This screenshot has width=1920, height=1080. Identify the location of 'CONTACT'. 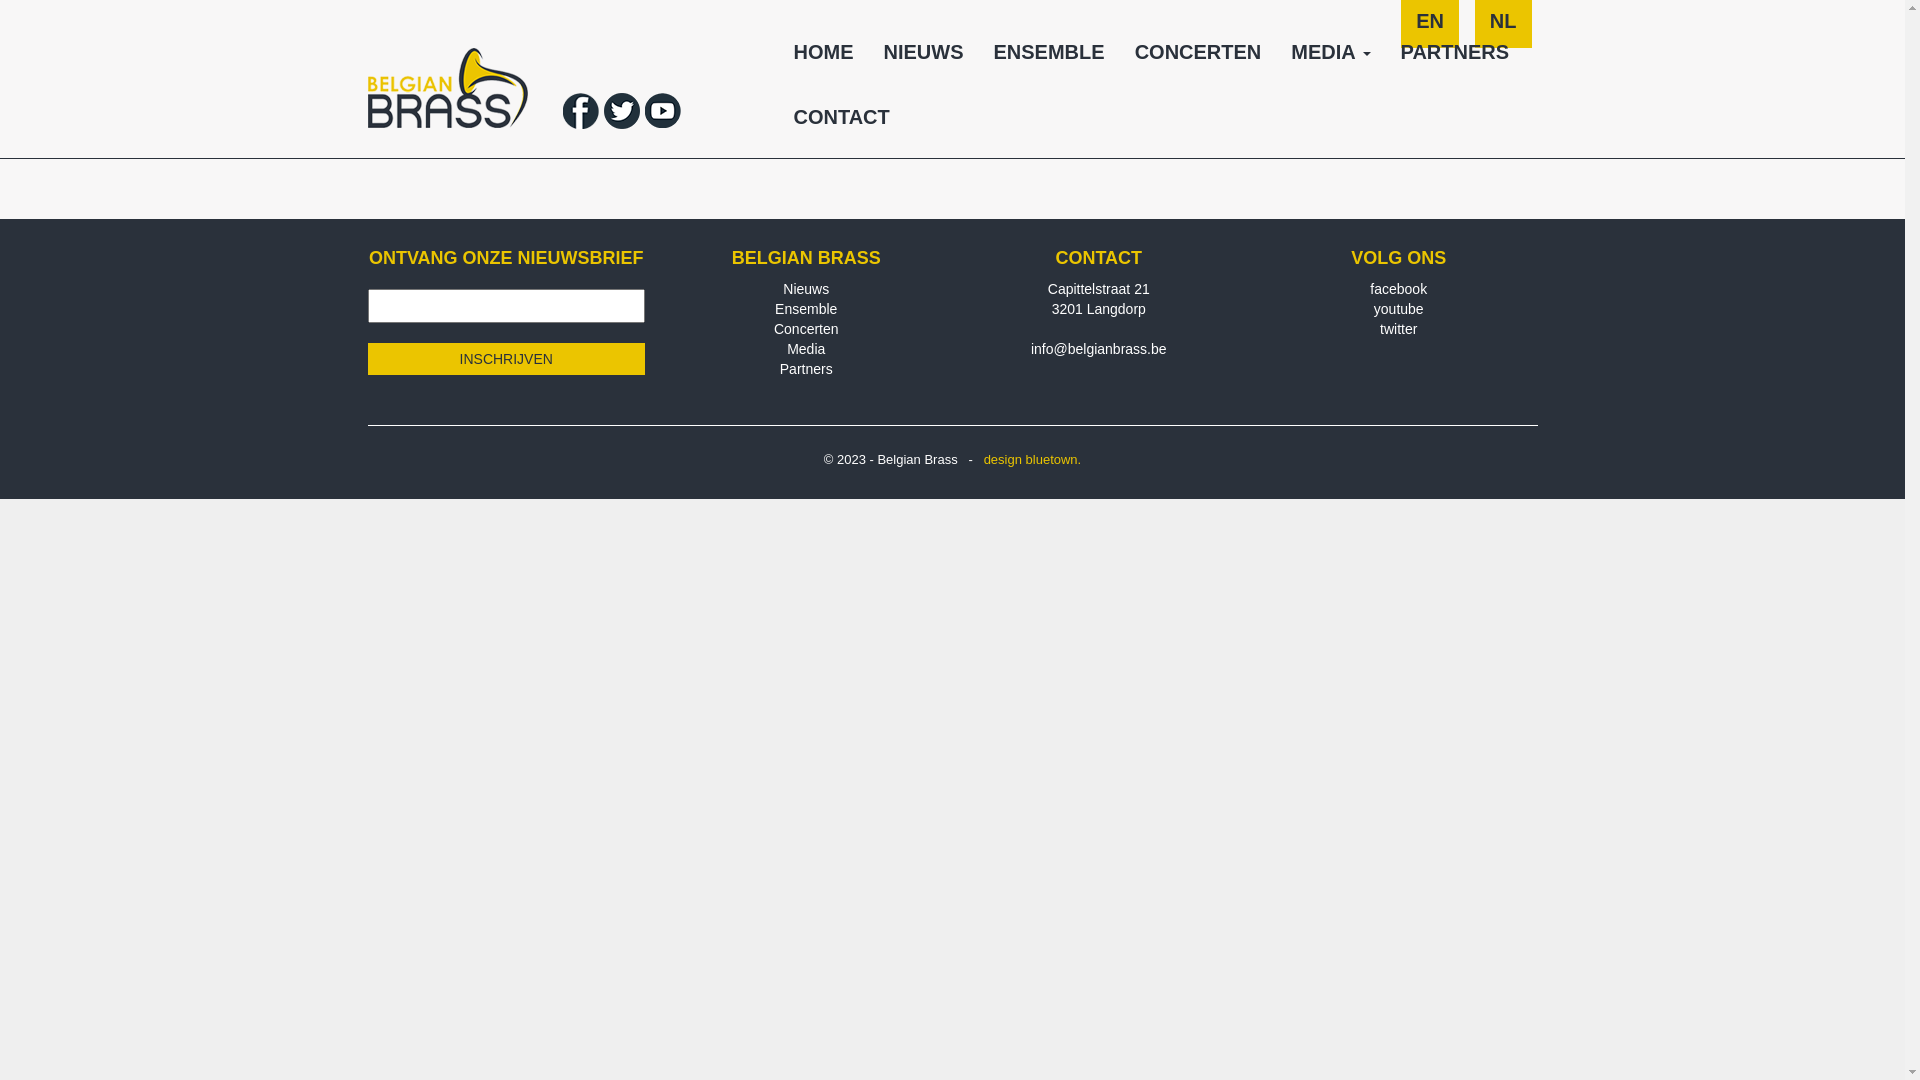
(840, 124).